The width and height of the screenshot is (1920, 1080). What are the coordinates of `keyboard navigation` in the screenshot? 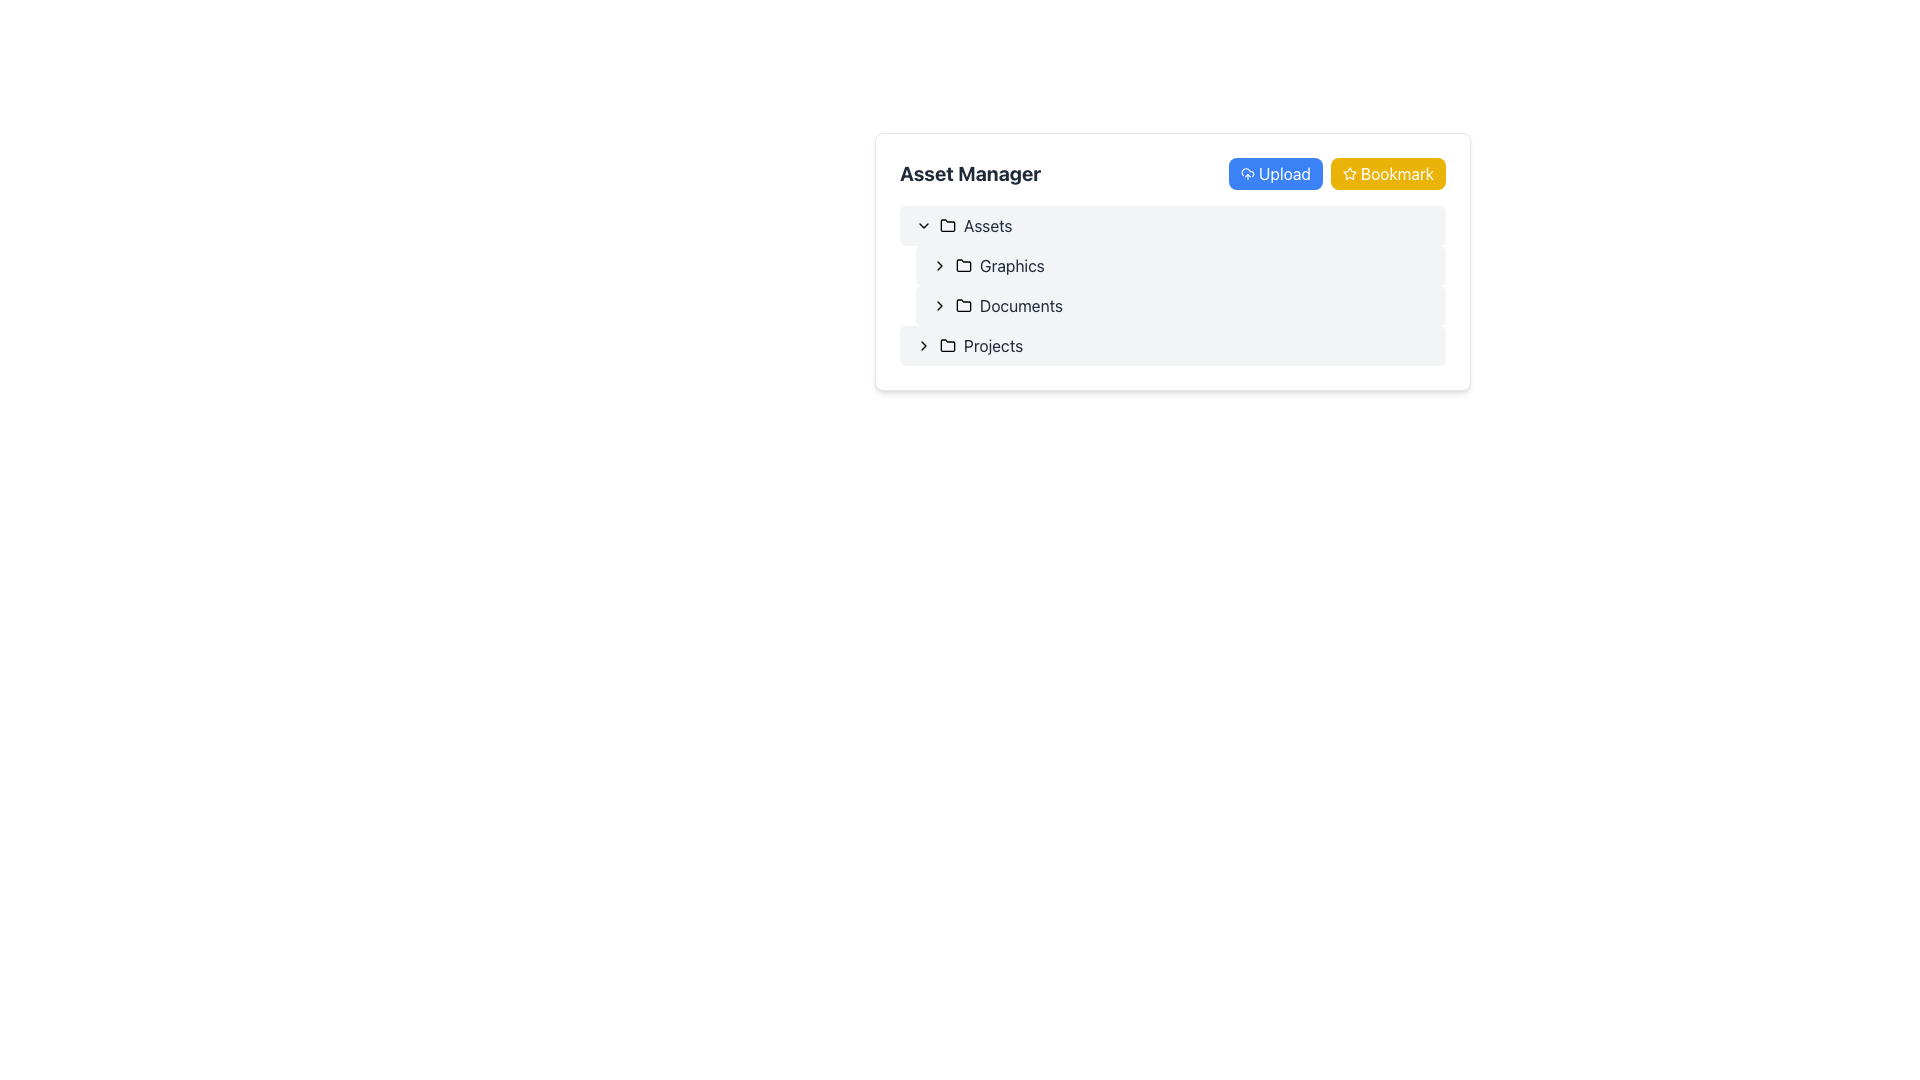 It's located at (1275, 172).